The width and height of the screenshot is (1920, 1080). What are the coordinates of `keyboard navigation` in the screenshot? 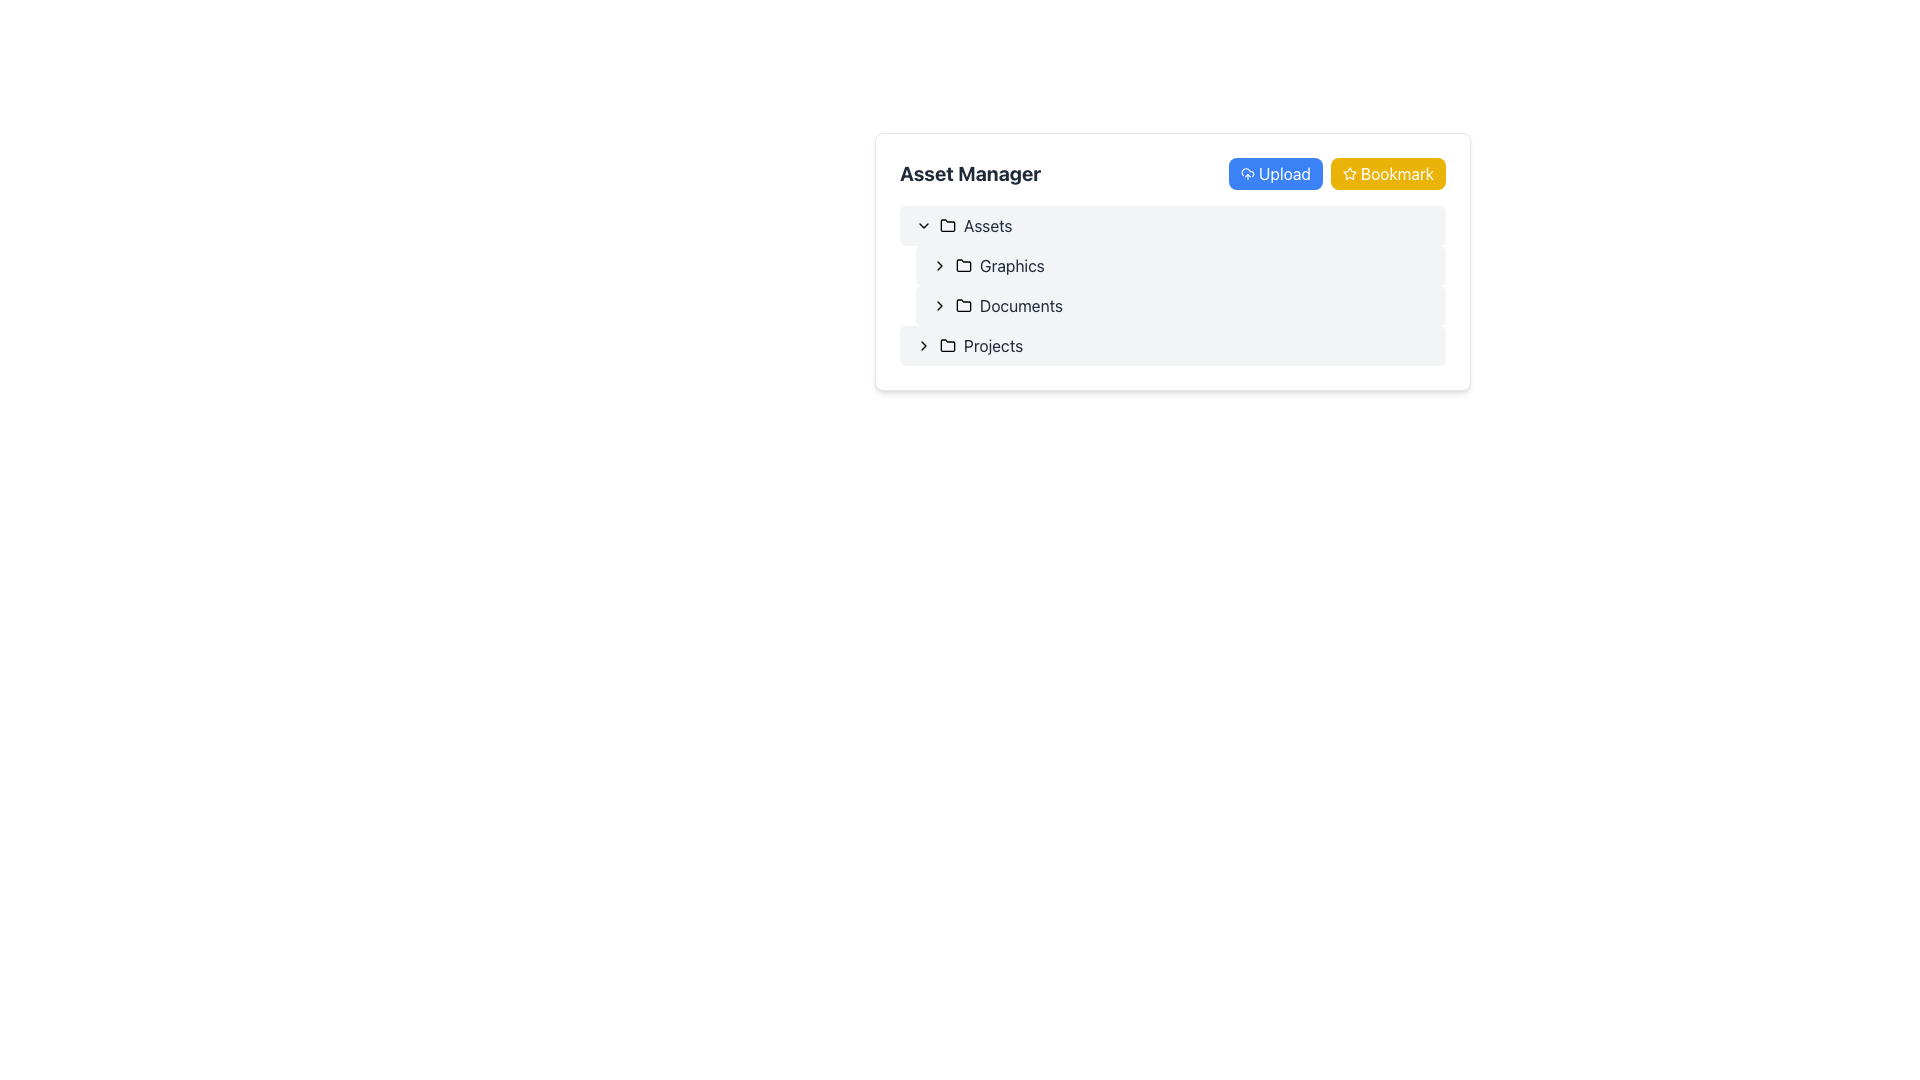 It's located at (1275, 172).